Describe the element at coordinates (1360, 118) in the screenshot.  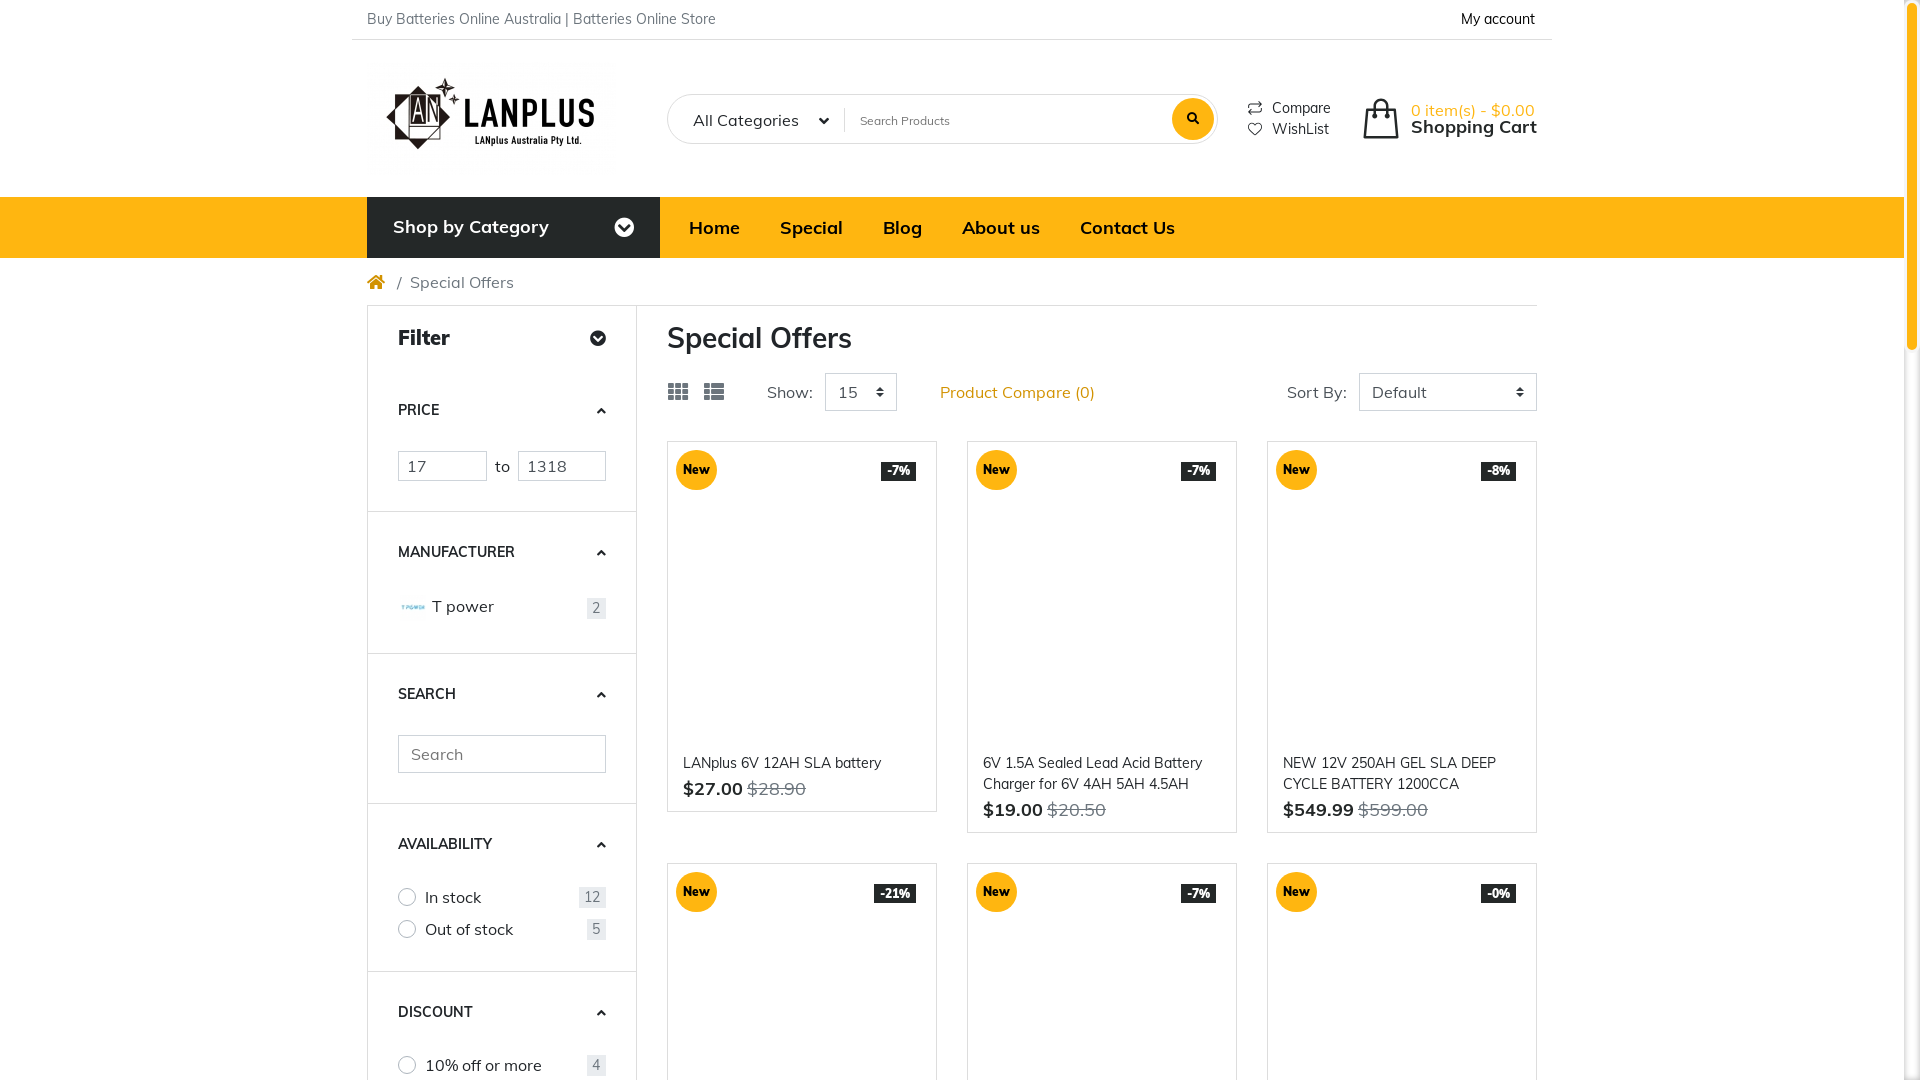
I see `'Shopping Cart` at that location.